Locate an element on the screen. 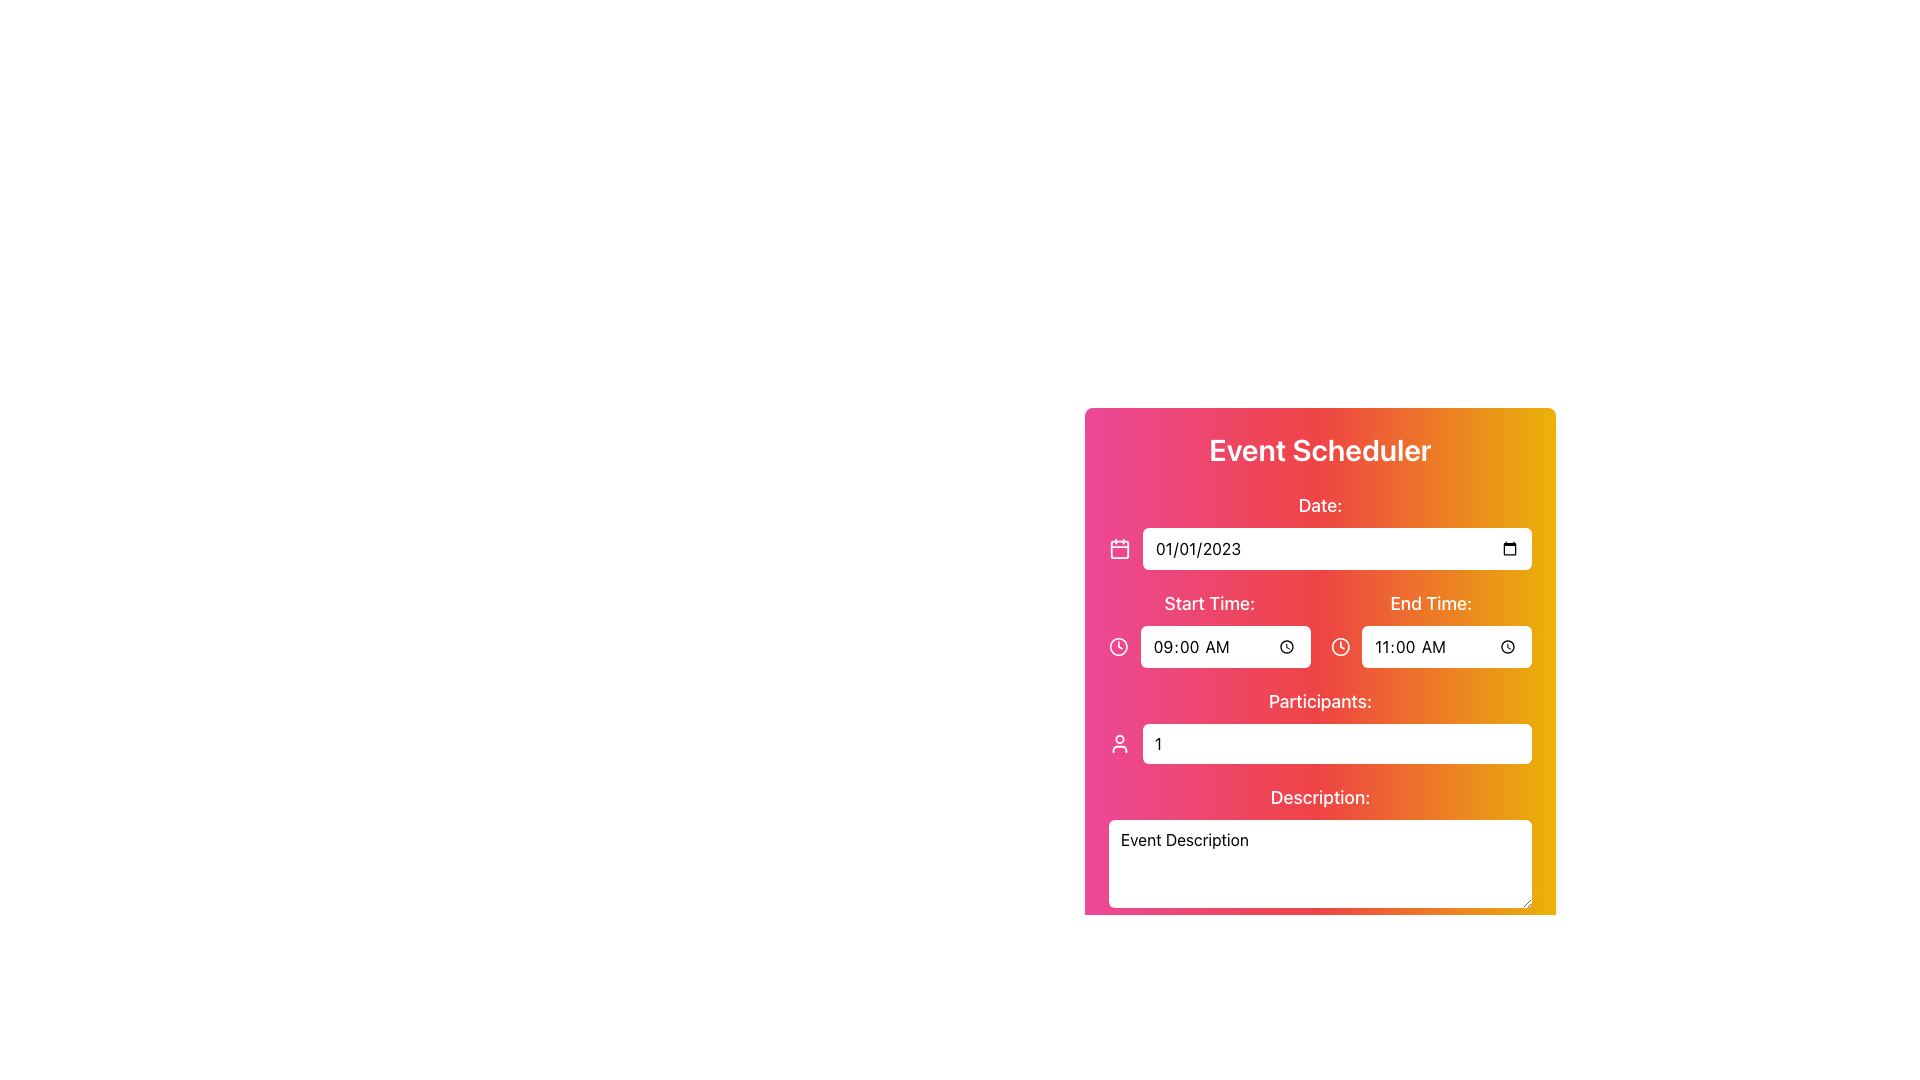 This screenshot has width=1920, height=1080. the label displaying 'Date:' which is positioned above the date input field in the event scheduler interface is located at coordinates (1320, 530).